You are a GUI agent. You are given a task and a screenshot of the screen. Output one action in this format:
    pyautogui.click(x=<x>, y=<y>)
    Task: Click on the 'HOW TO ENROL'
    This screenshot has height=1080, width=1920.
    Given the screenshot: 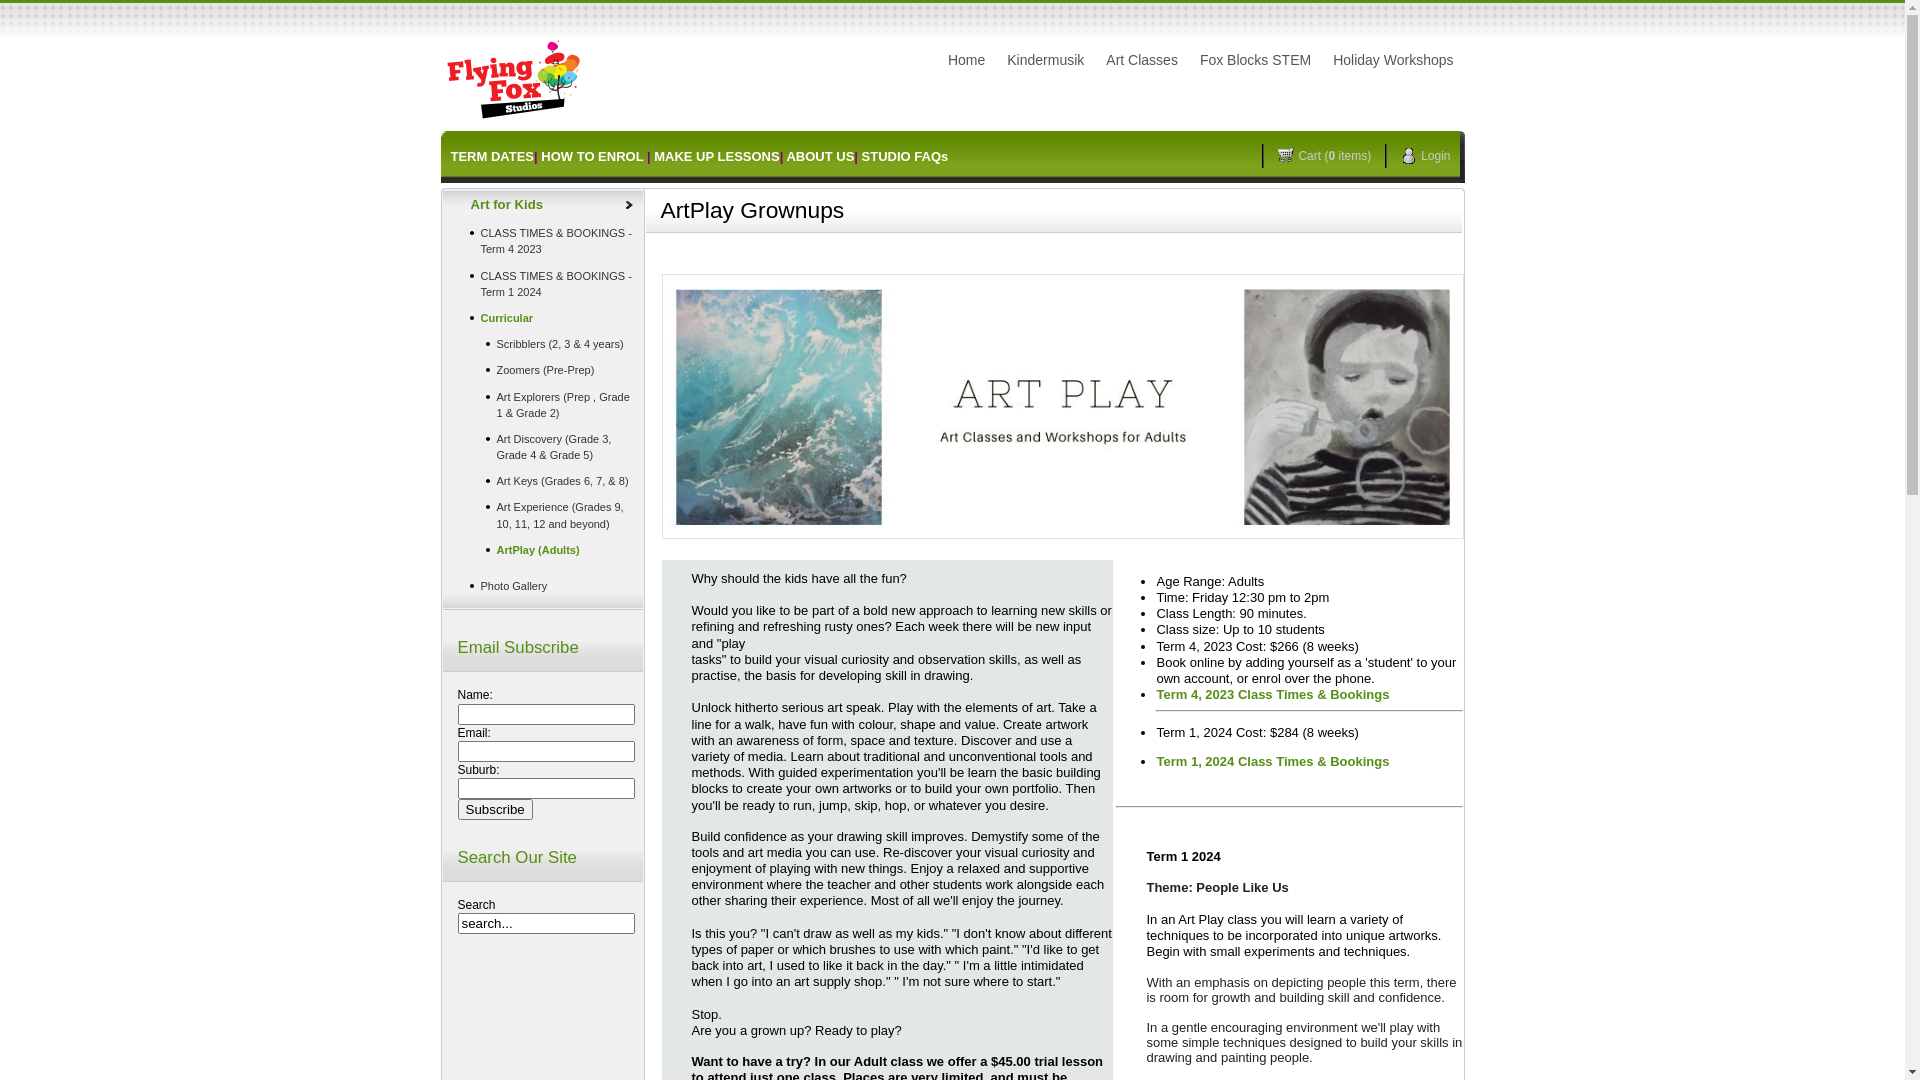 What is the action you would take?
    pyautogui.click(x=541, y=155)
    